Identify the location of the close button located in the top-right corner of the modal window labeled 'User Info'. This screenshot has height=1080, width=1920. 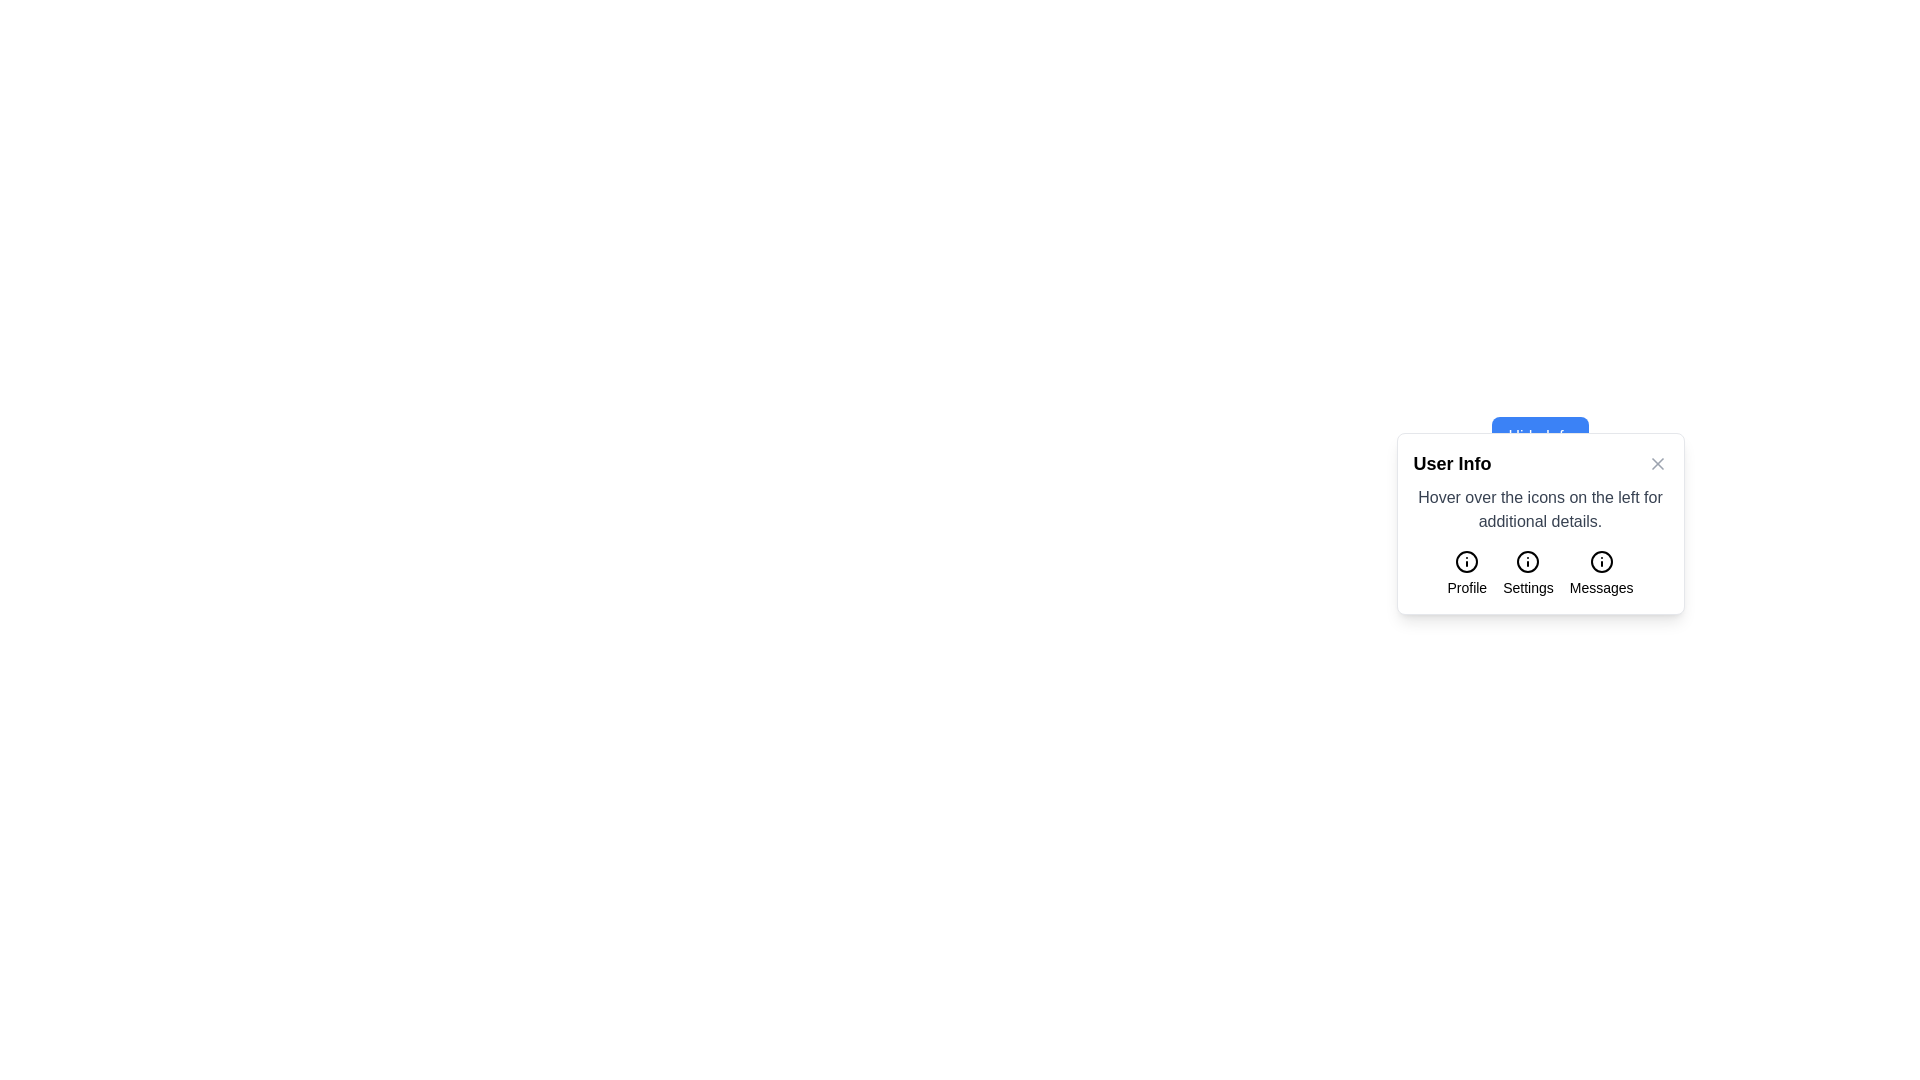
(1657, 463).